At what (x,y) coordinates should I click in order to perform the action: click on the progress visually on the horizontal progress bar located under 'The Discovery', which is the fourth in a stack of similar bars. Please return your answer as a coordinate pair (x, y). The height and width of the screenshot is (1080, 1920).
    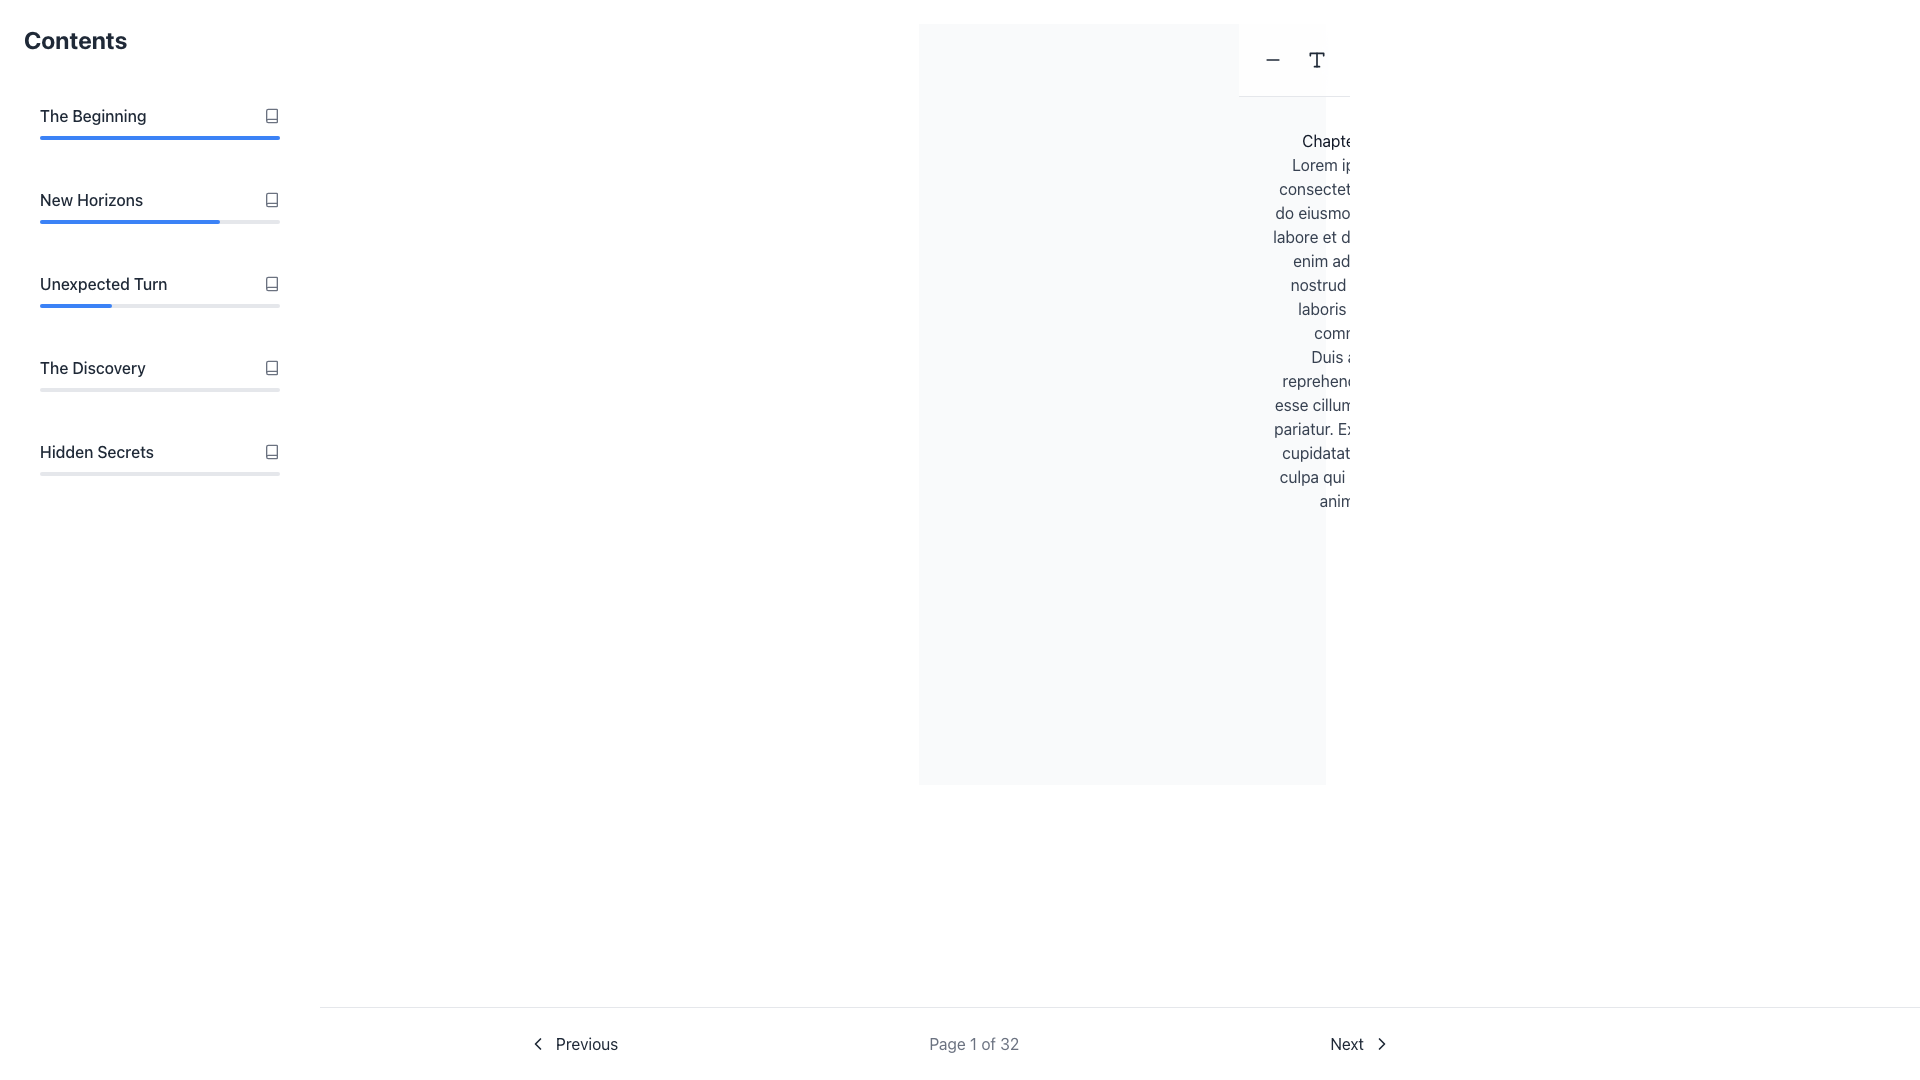
    Looking at the image, I should click on (158, 389).